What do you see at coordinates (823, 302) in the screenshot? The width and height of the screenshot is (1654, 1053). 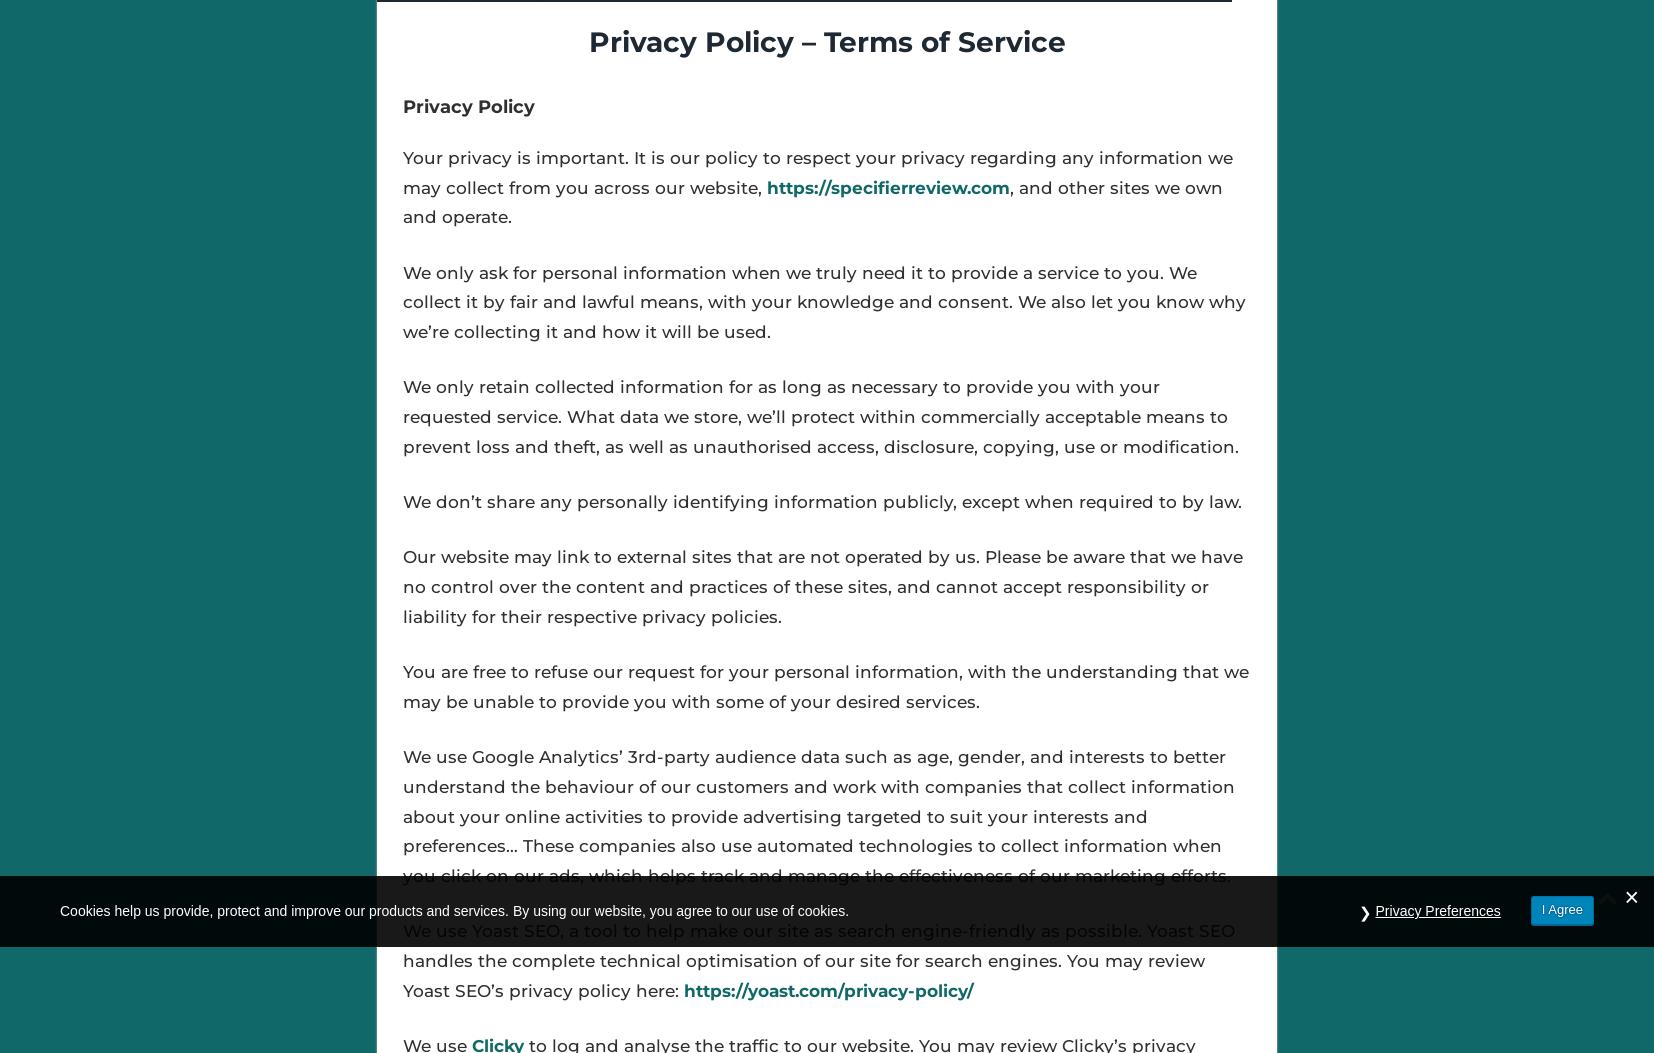 I see `'We only ask for personal information when we truly need it to provide a service to you. We collect it by fair and lawful means, with your knowledge and consent. We also let you know why we’re collecting it and how it will be used.'` at bounding box center [823, 302].